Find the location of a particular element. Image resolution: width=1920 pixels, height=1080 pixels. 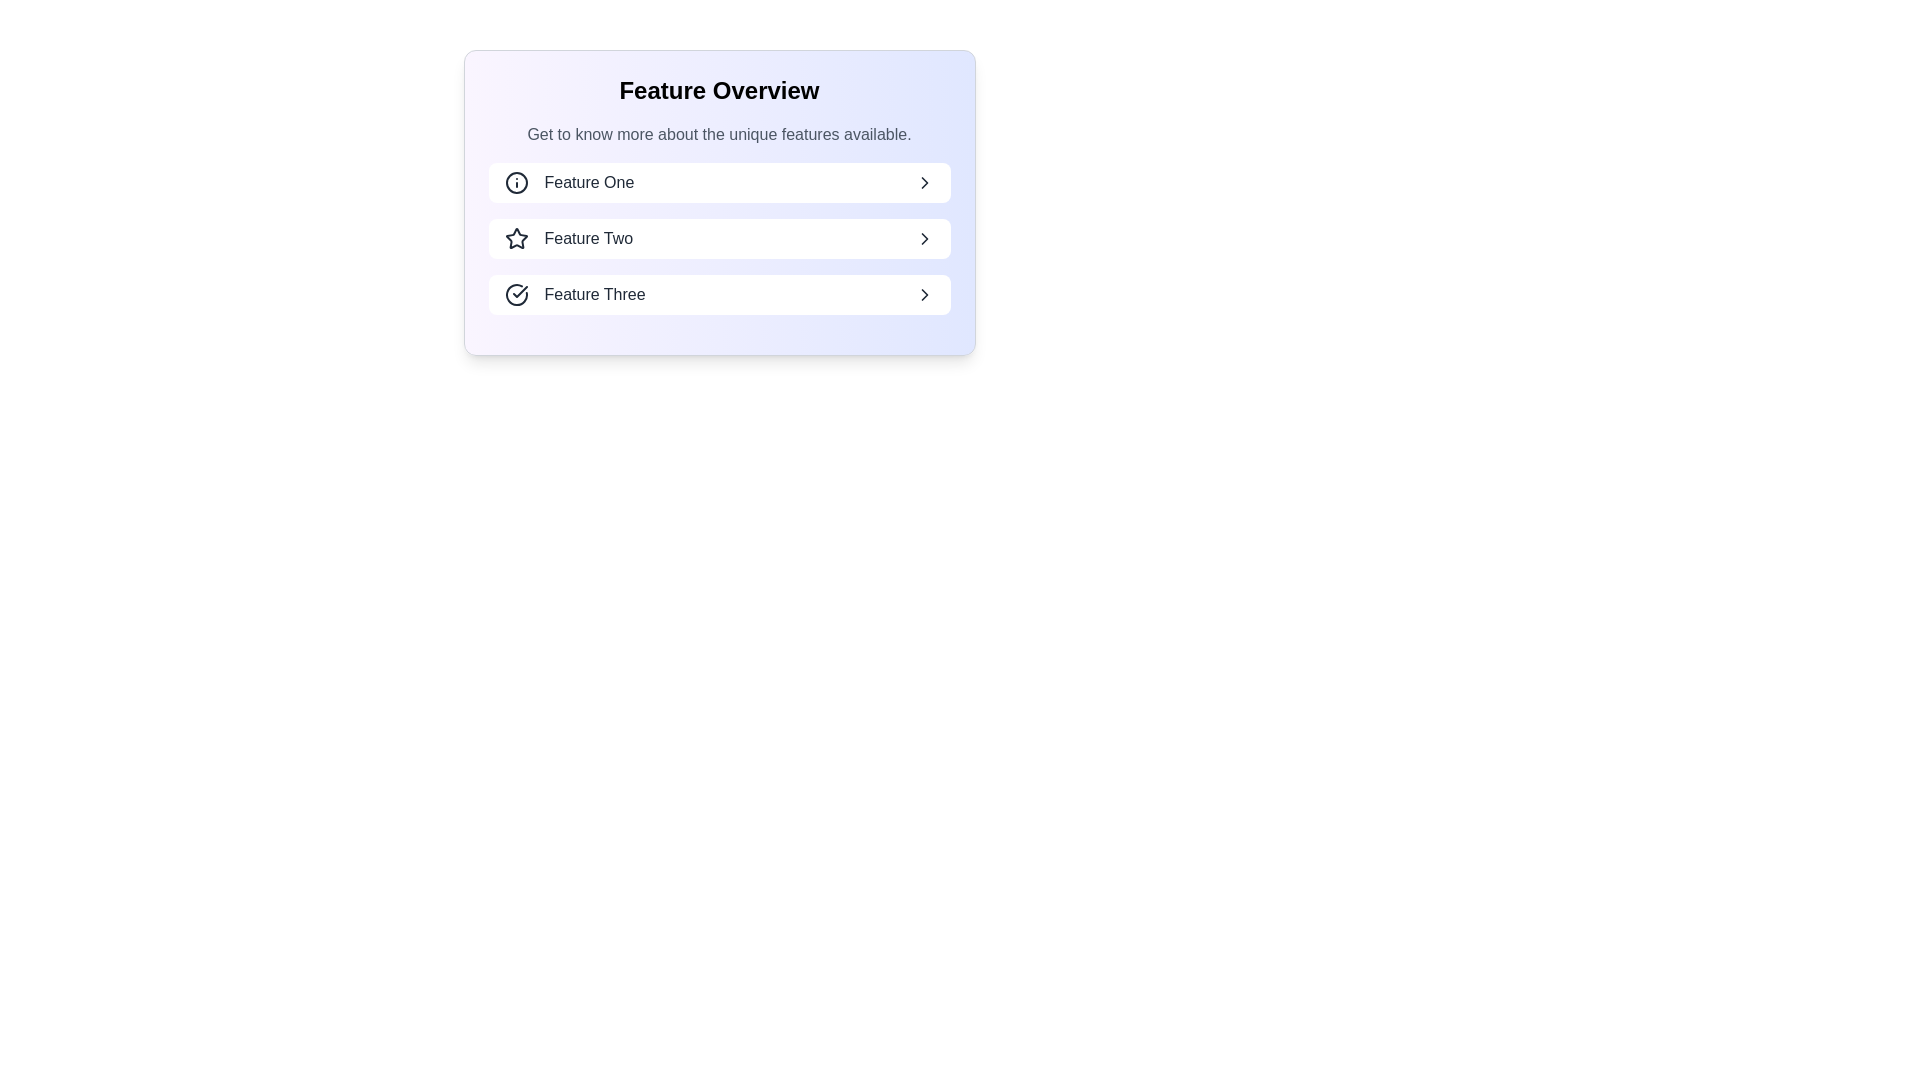

the second interactive list item is located at coordinates (719, 238).